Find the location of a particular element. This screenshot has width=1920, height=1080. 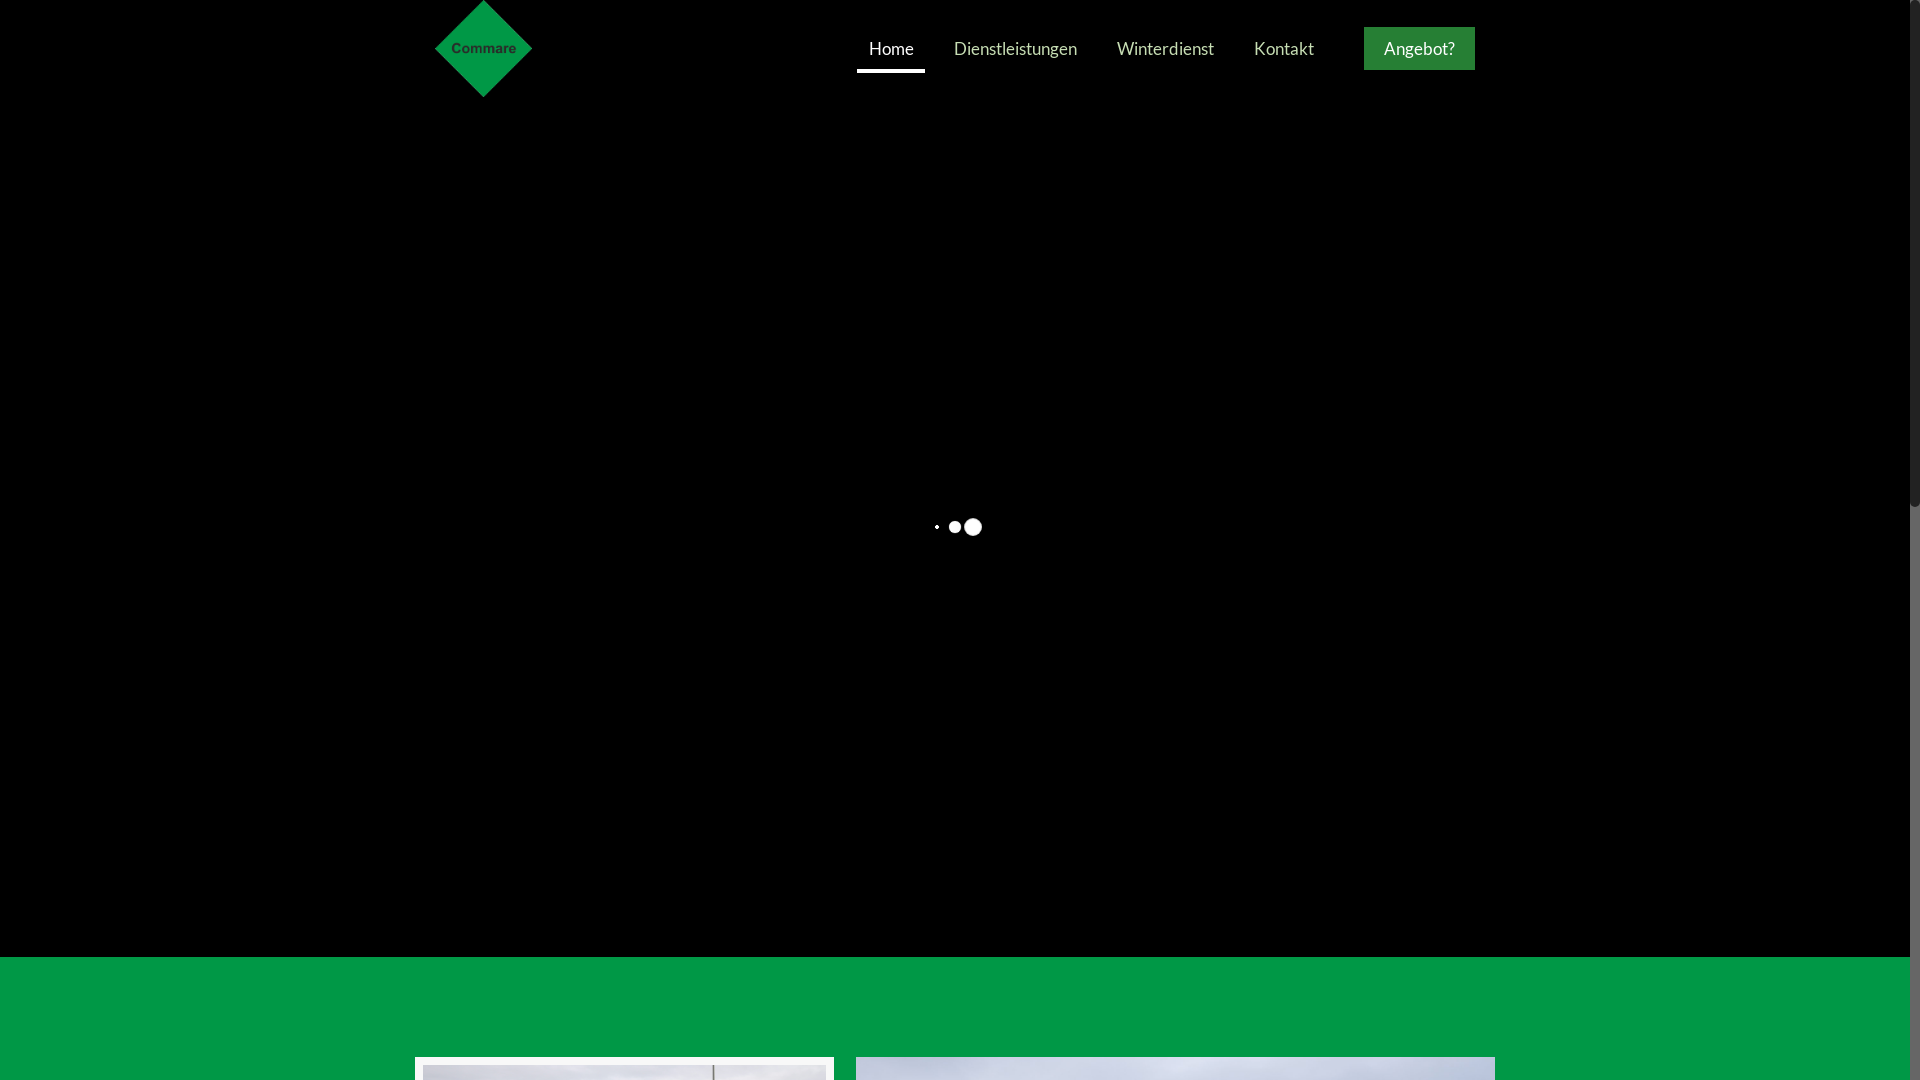

'Kontakt' is located at coordinates (1232, 47).